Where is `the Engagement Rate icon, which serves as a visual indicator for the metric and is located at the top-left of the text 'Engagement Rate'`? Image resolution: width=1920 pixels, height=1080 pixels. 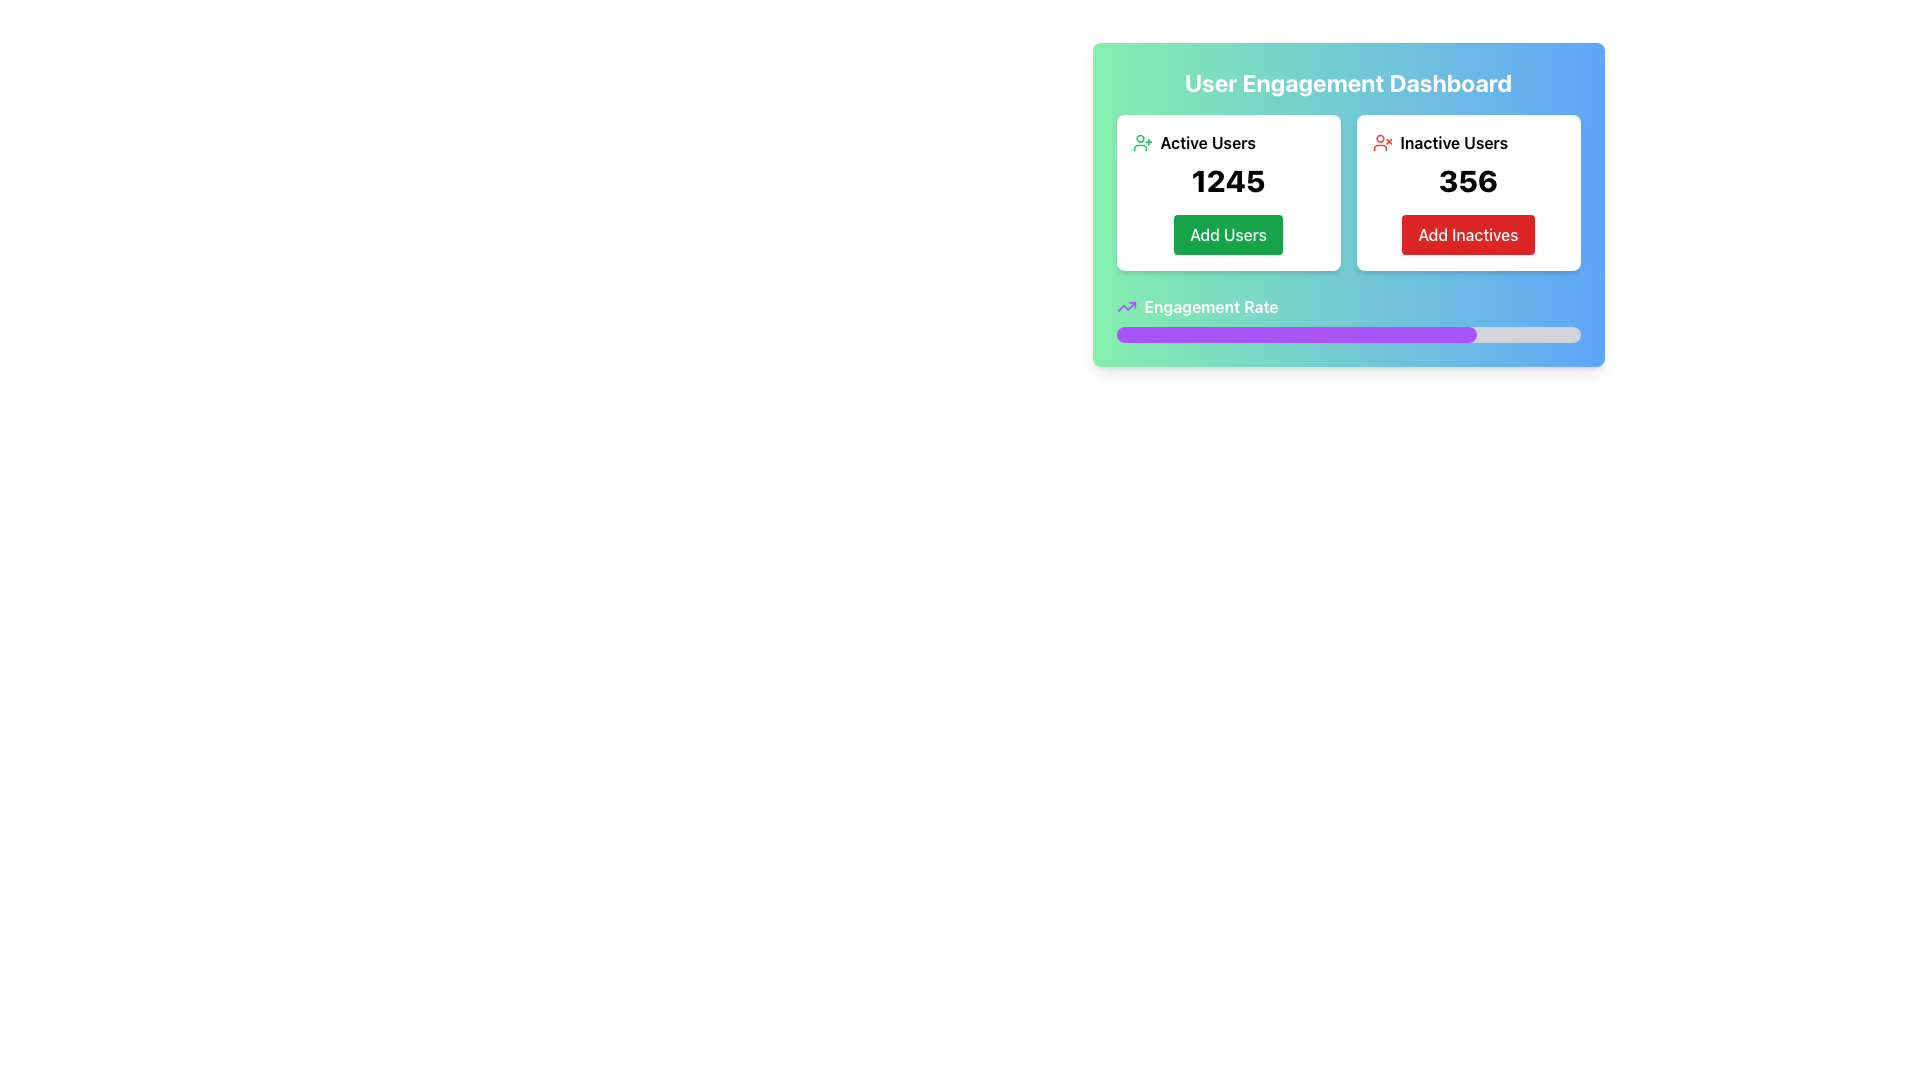
the Engagement Rate icon, which serves as a visual indicator for the metric and is located at the top-left of the text 'Engagement Rate' is located at coordinates (1126, 307).